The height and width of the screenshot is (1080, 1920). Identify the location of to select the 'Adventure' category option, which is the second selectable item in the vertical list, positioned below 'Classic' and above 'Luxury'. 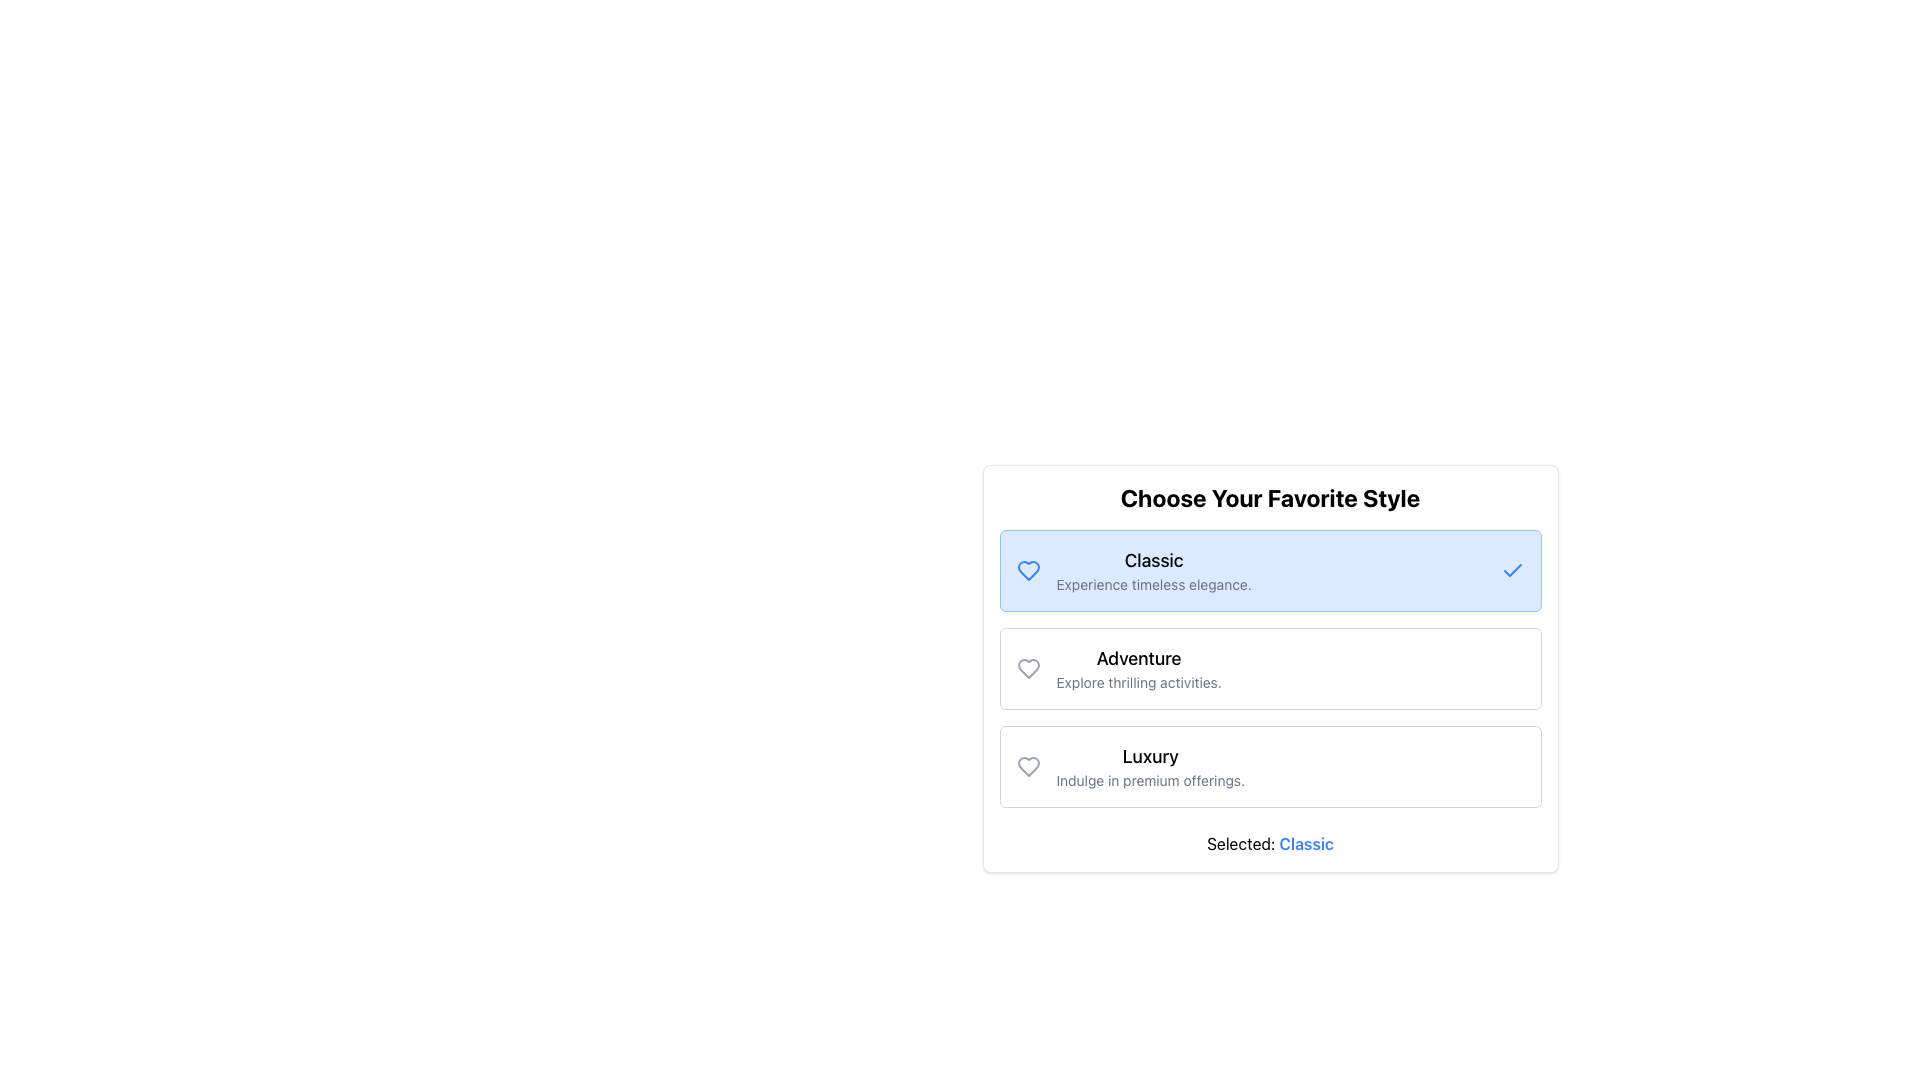
(1138, 668).